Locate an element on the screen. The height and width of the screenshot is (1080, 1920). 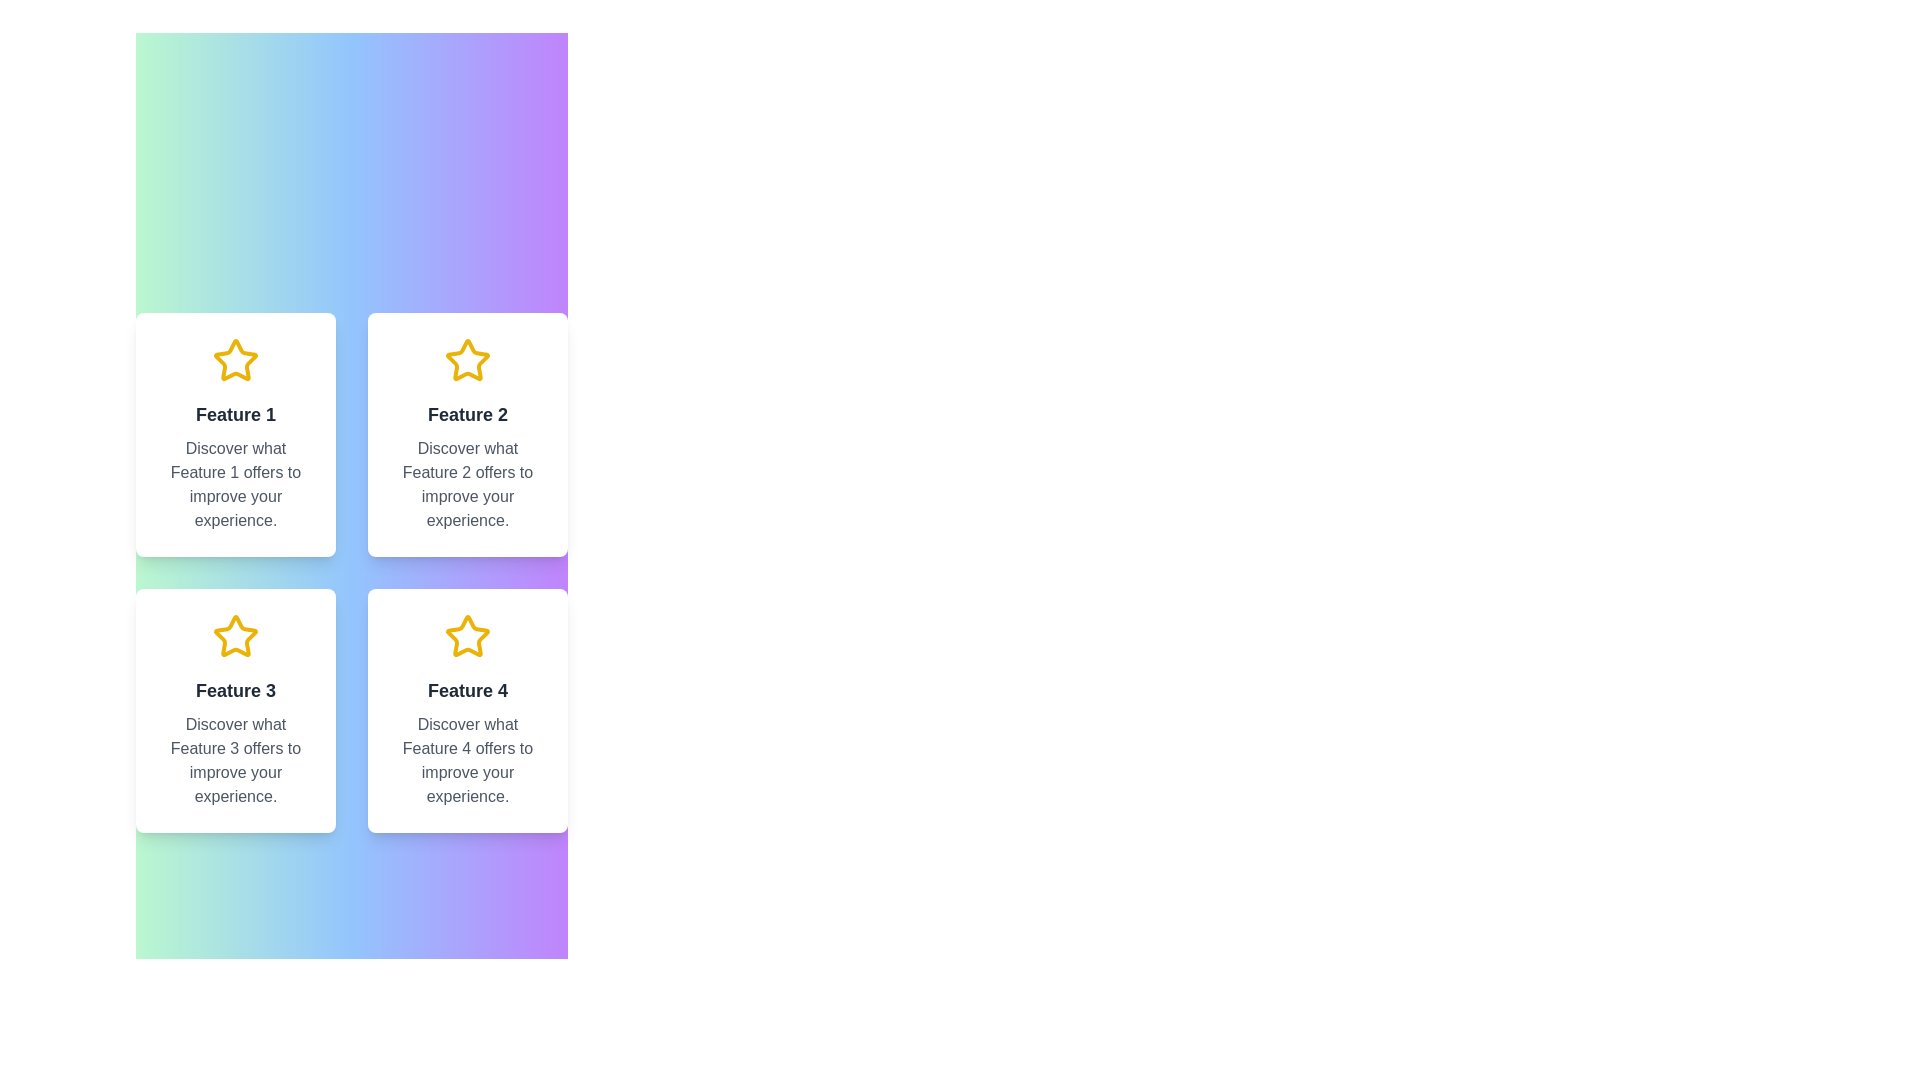
content within the Informational card titled 'Feature 4', which contains a yellow star icon, a bold title in dark gray, and descriptive text in lighter gray is located at coordinates (466, 709).